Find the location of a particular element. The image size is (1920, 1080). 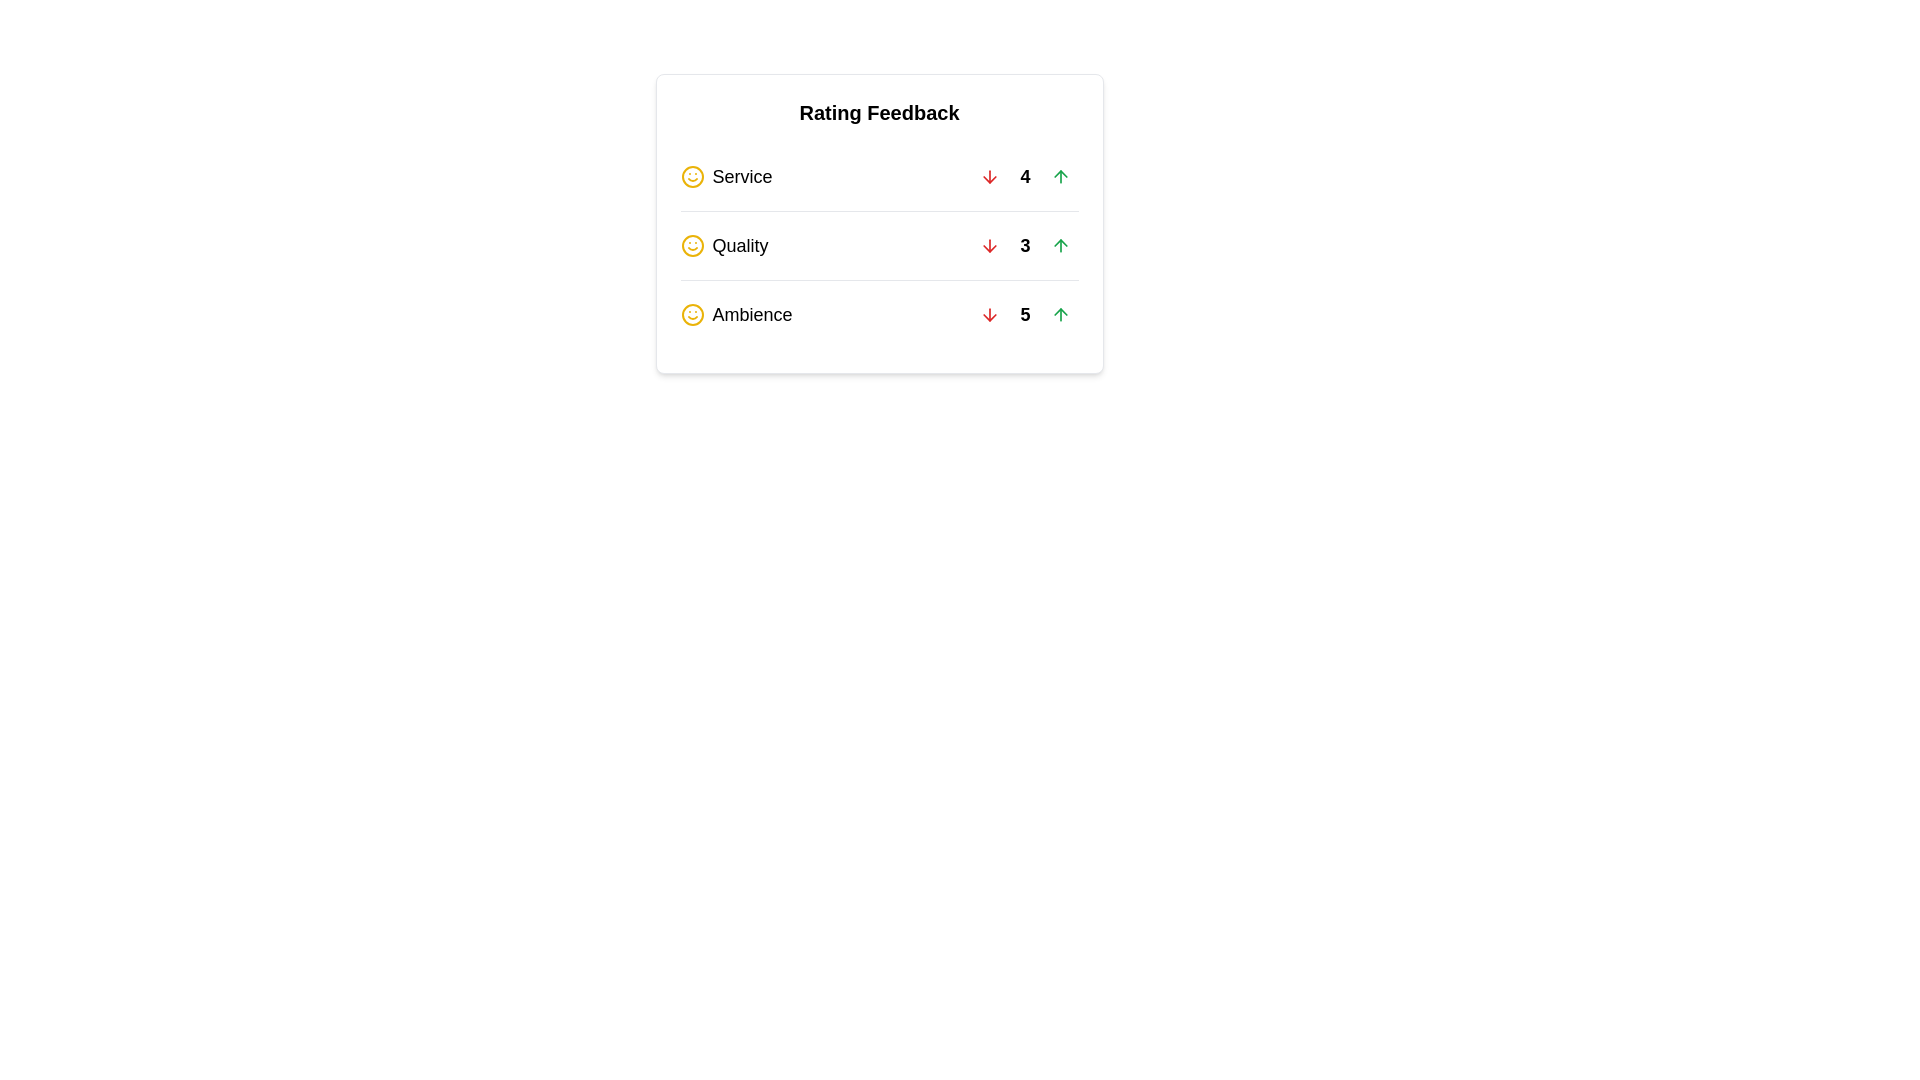

the static text element displaying the current rating score for 'Ambience', which is positioned centrally in the third row of the rating interface between the red down arrow and the green up arrow is located at coordinates (1025, 315).